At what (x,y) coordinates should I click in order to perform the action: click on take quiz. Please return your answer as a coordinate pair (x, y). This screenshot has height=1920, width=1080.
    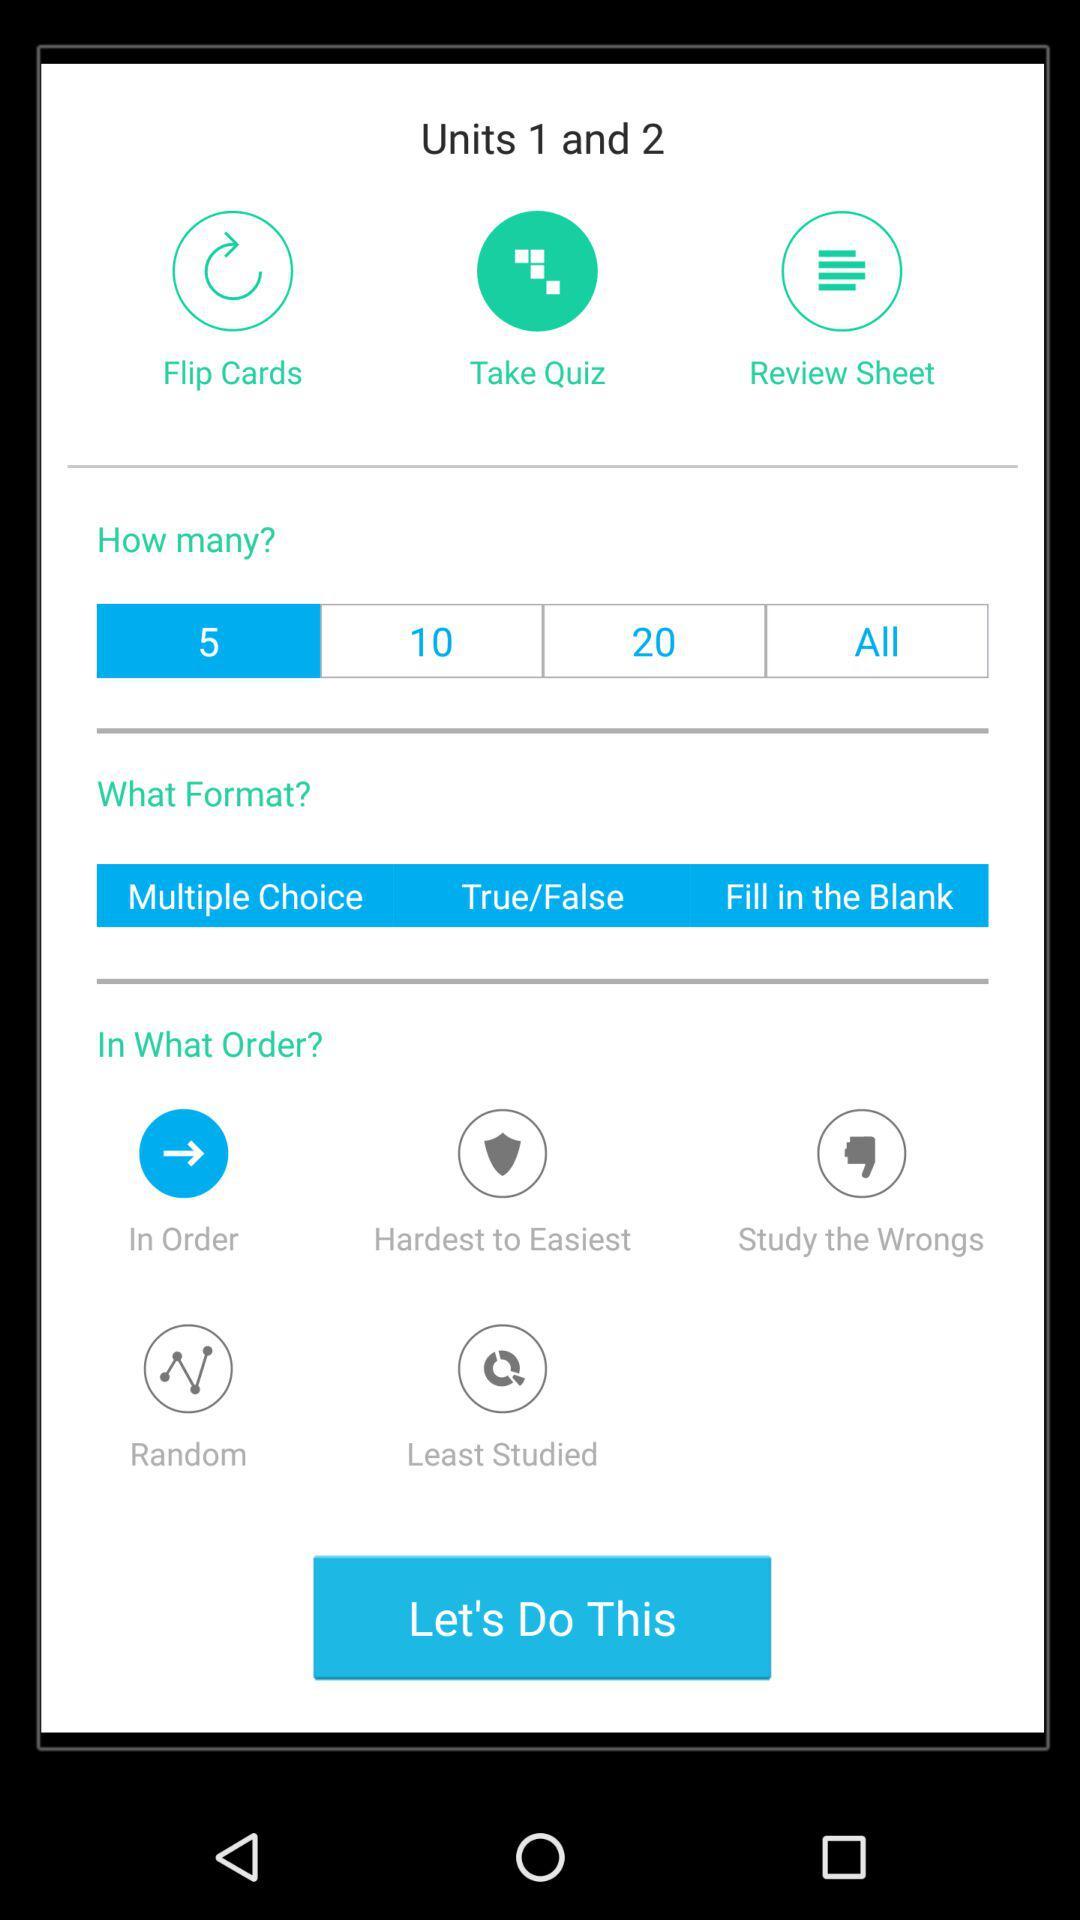
    Looking at the image, I should click on (536, 270).